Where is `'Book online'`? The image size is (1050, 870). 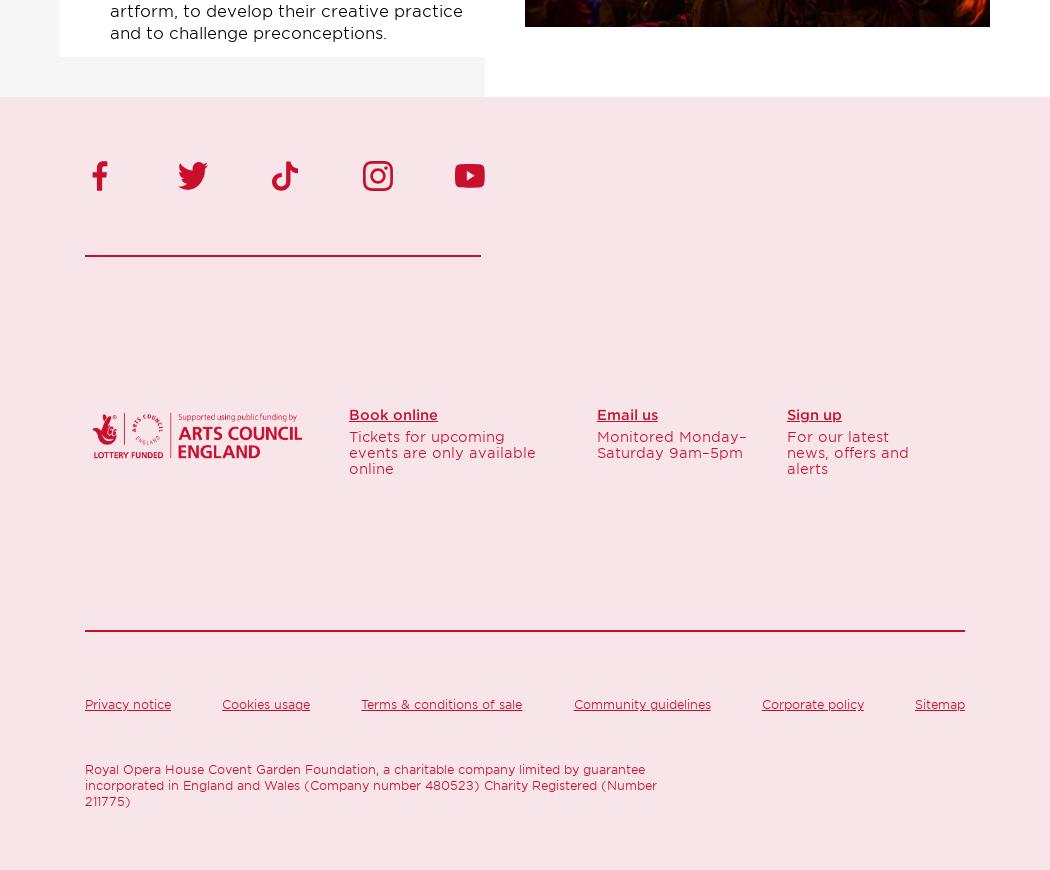 'Book online' is located at coordinates (393, 414).